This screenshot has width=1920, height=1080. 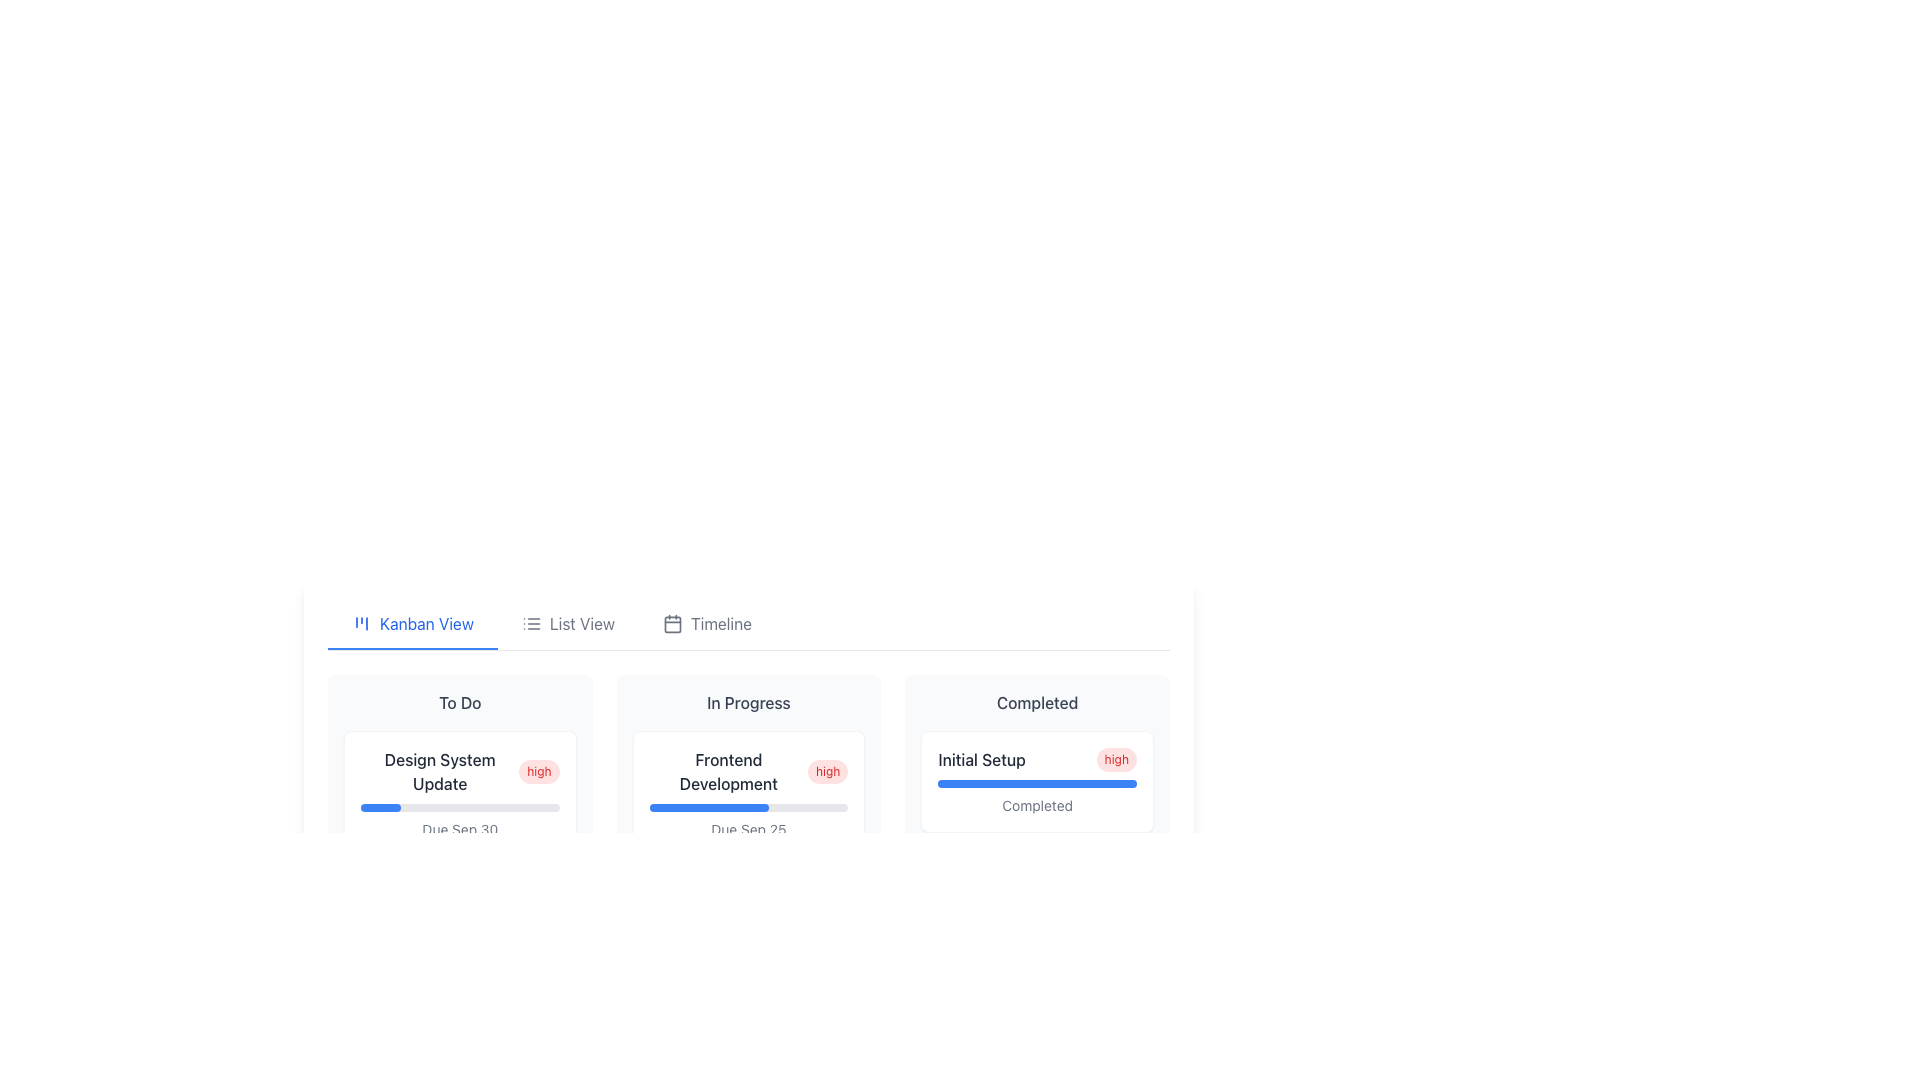 What do you see at coordinates (459, 806) in the screenshot?
I see `the progress bar with a gray background and blue foreground located in the 'To Do' section of the kanban board, specifically beneath the 'Design System Update' card` at bounding box center [459, 806].